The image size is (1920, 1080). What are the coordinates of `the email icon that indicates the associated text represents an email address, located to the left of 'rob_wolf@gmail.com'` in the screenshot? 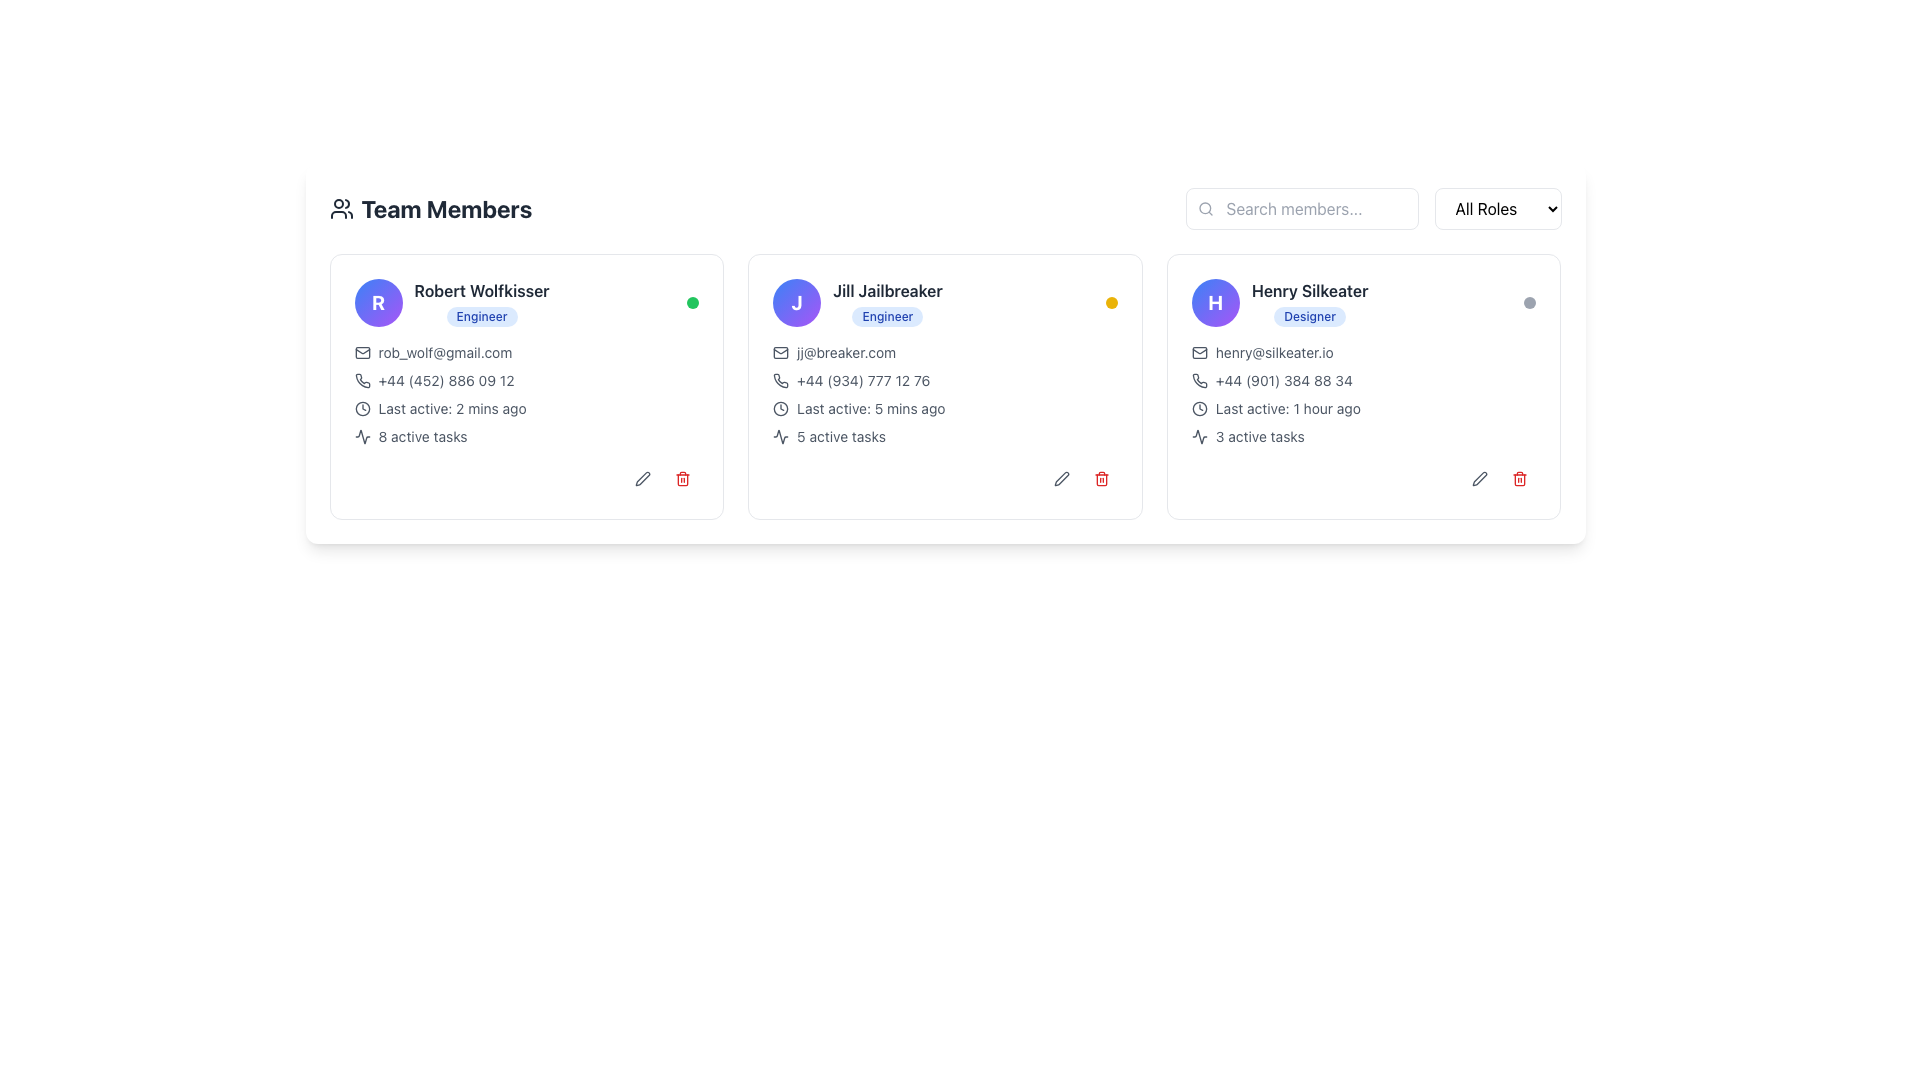 It's located at (362, 352).